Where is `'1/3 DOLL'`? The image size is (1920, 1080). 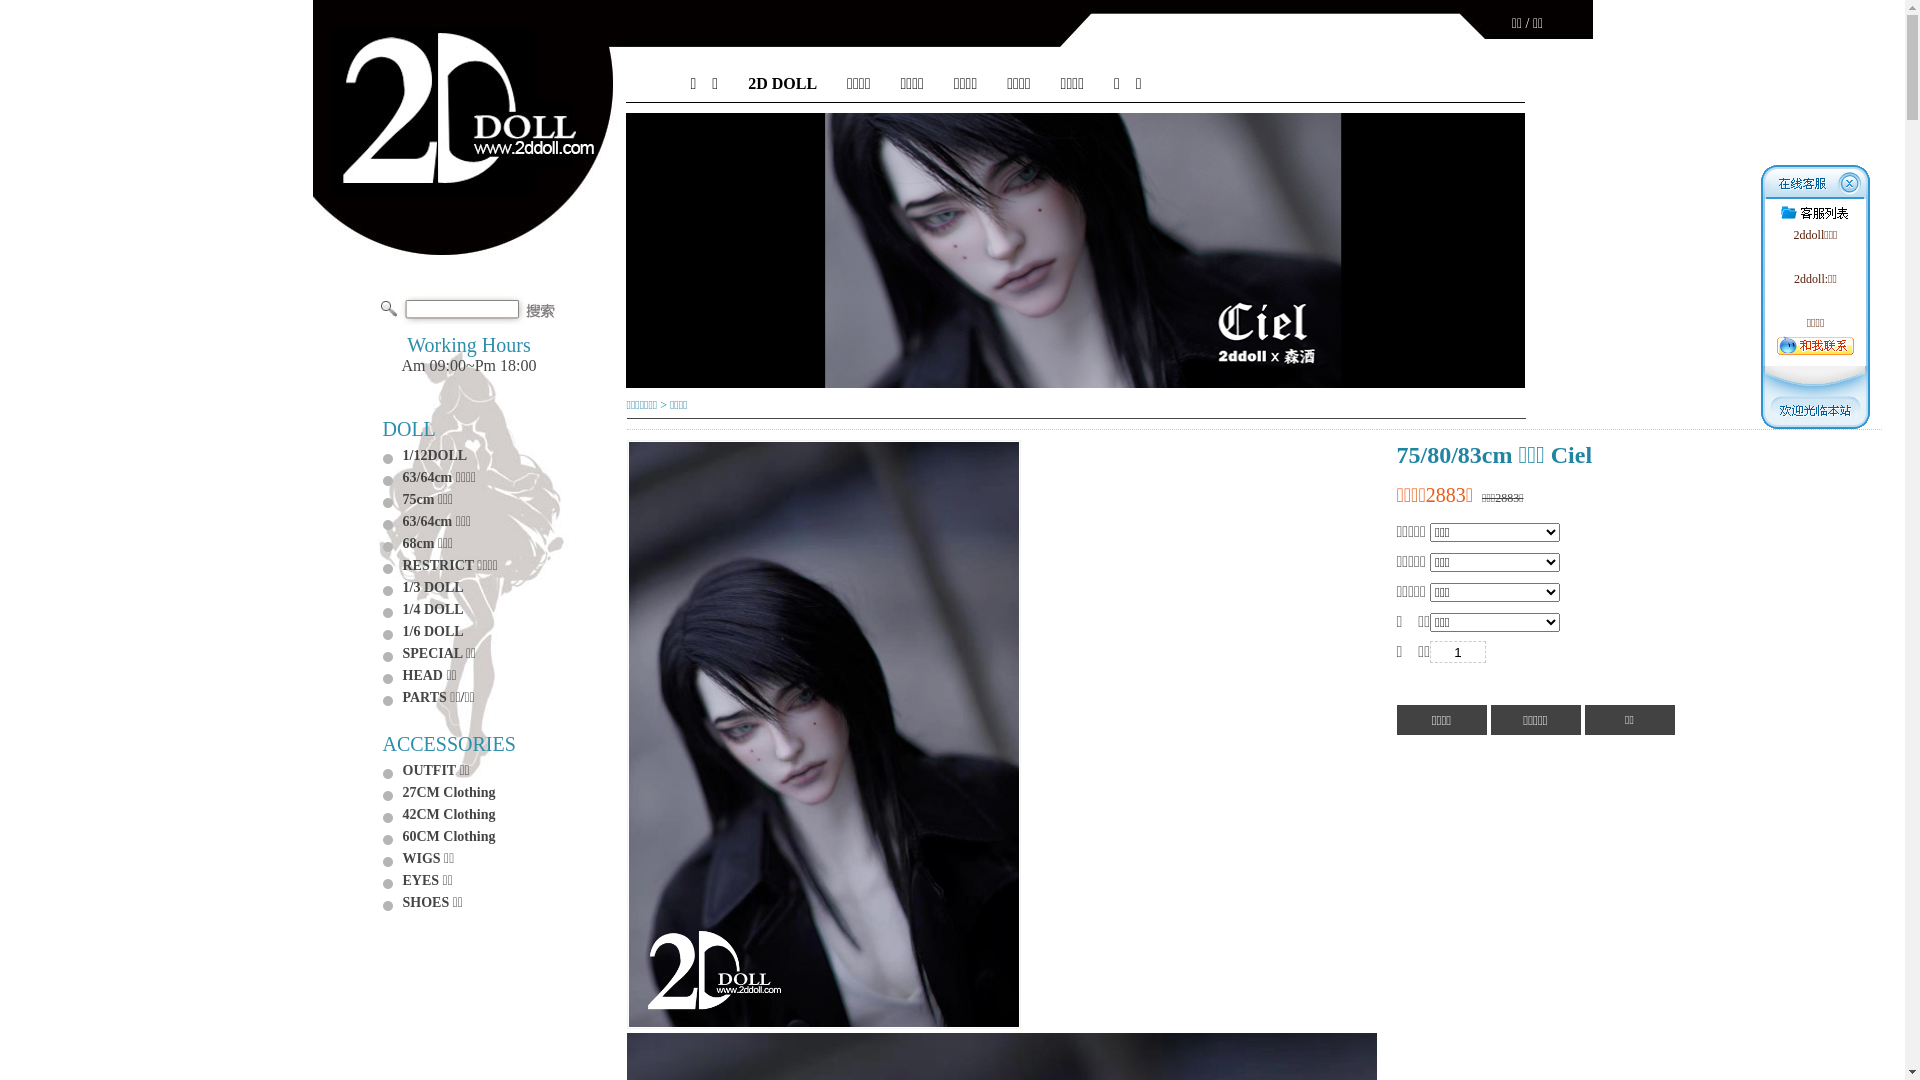
'1/3 DOLL' is located at coordinates (431, 586).